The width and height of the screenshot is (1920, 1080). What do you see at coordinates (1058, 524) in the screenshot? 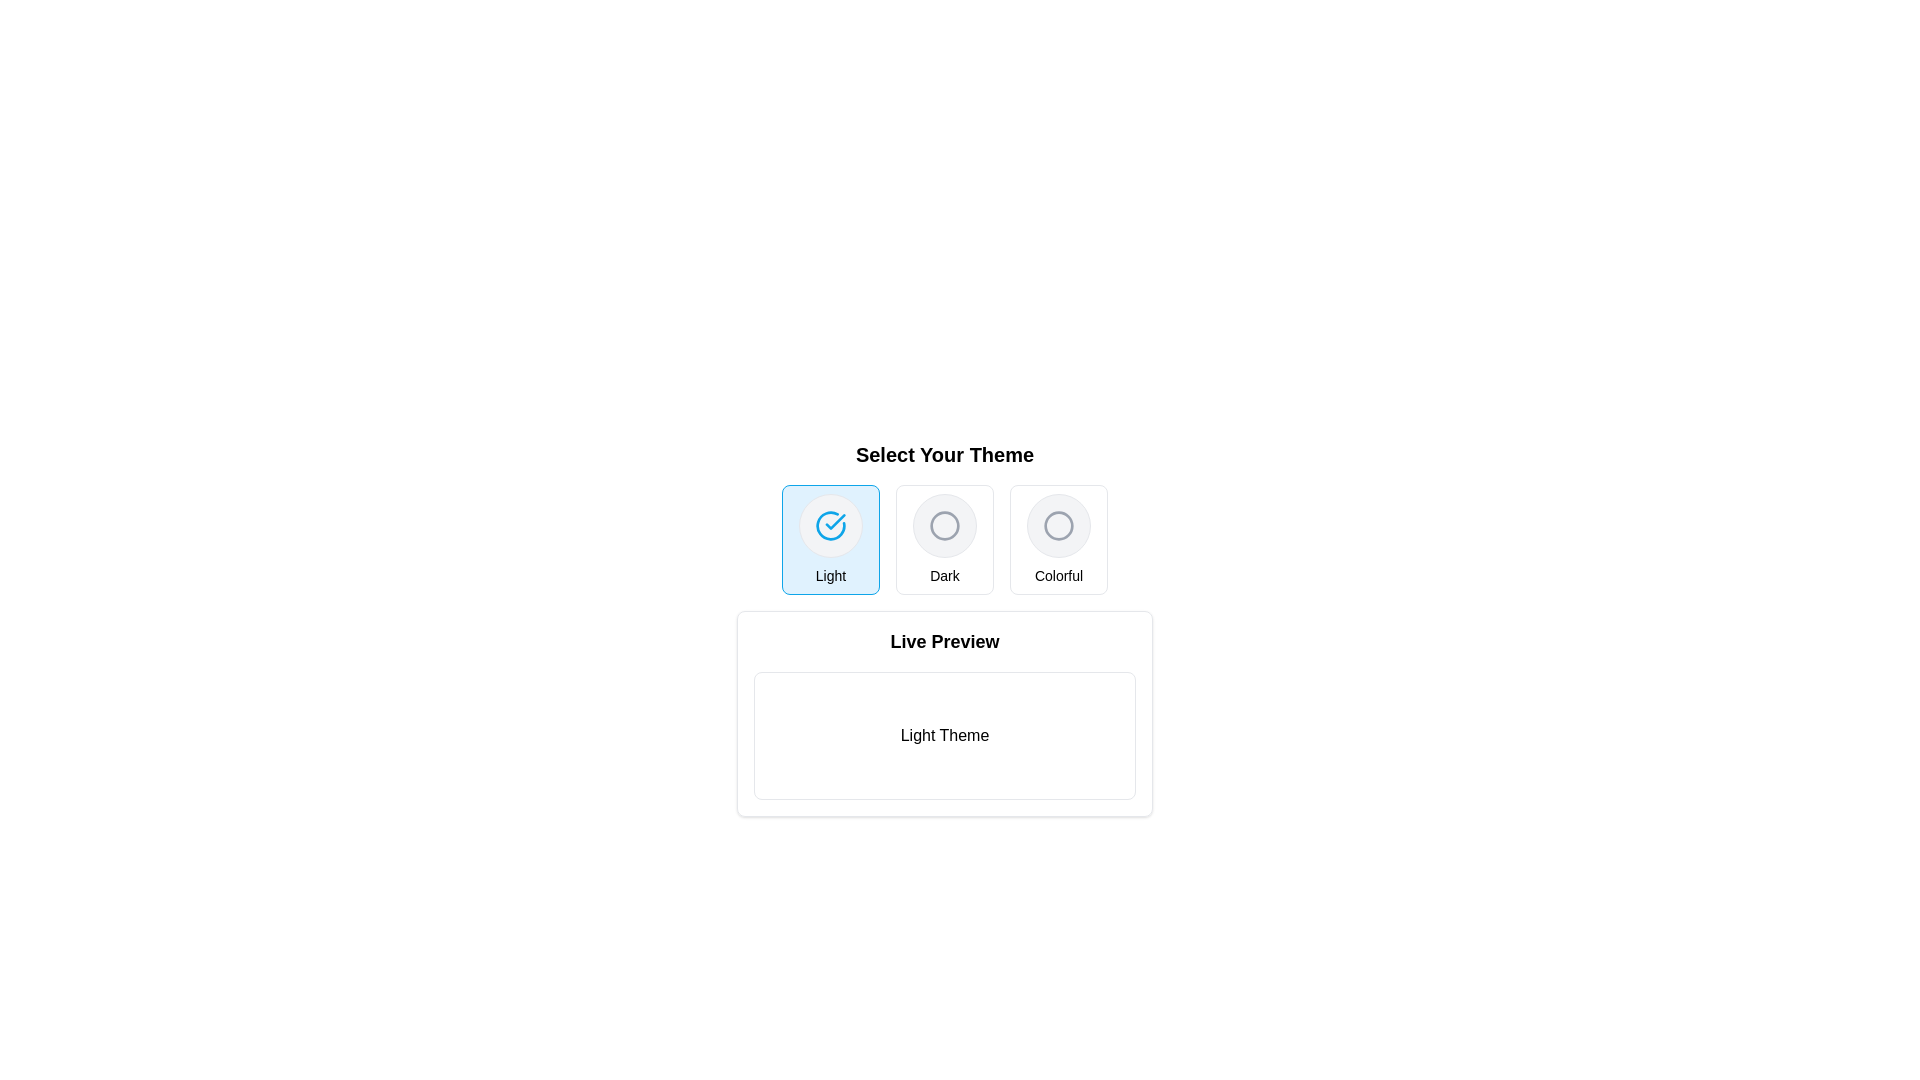
I see `the 'Colorful' theme selection icon in the 'Select Your Theme' interface, which is the centerpiece of the third option in the horizontal row of theme selectors` at bounding box center [1058, 524].